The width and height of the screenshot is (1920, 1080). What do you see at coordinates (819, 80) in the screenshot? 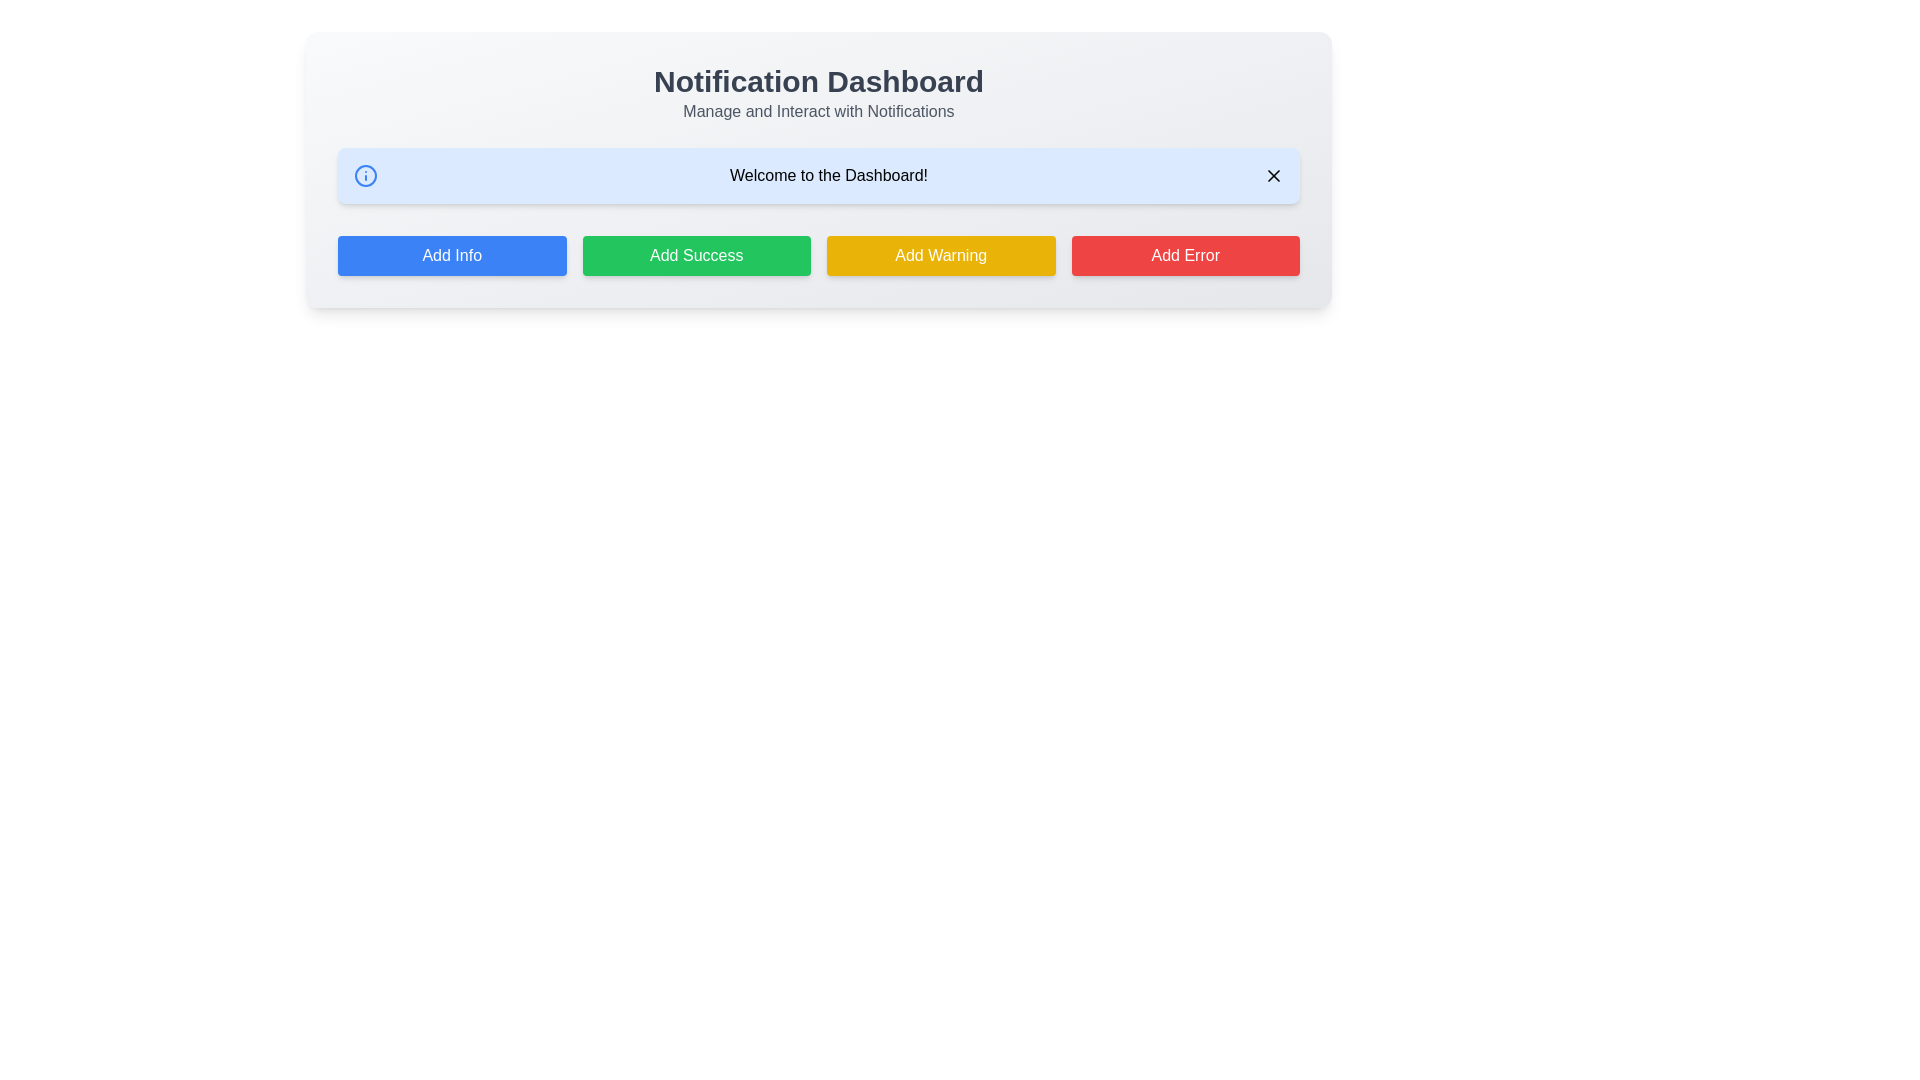
I see `the Header text or title label located at the top of the interface, indicating the purpose or theme of the page, centered horizontally above the text 'Manage and Interact with Notifications'` at bounding box center [819, 80].